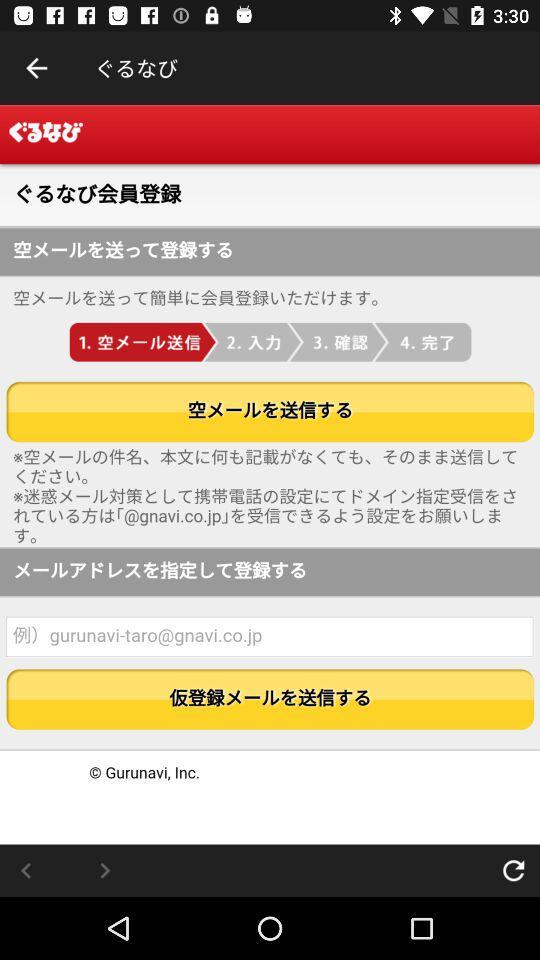 The image size is (540, 960). What do you see at coordinates (513, 869) in the screenshot?
I see `the refresh icon` at bounding box center [513, 869].